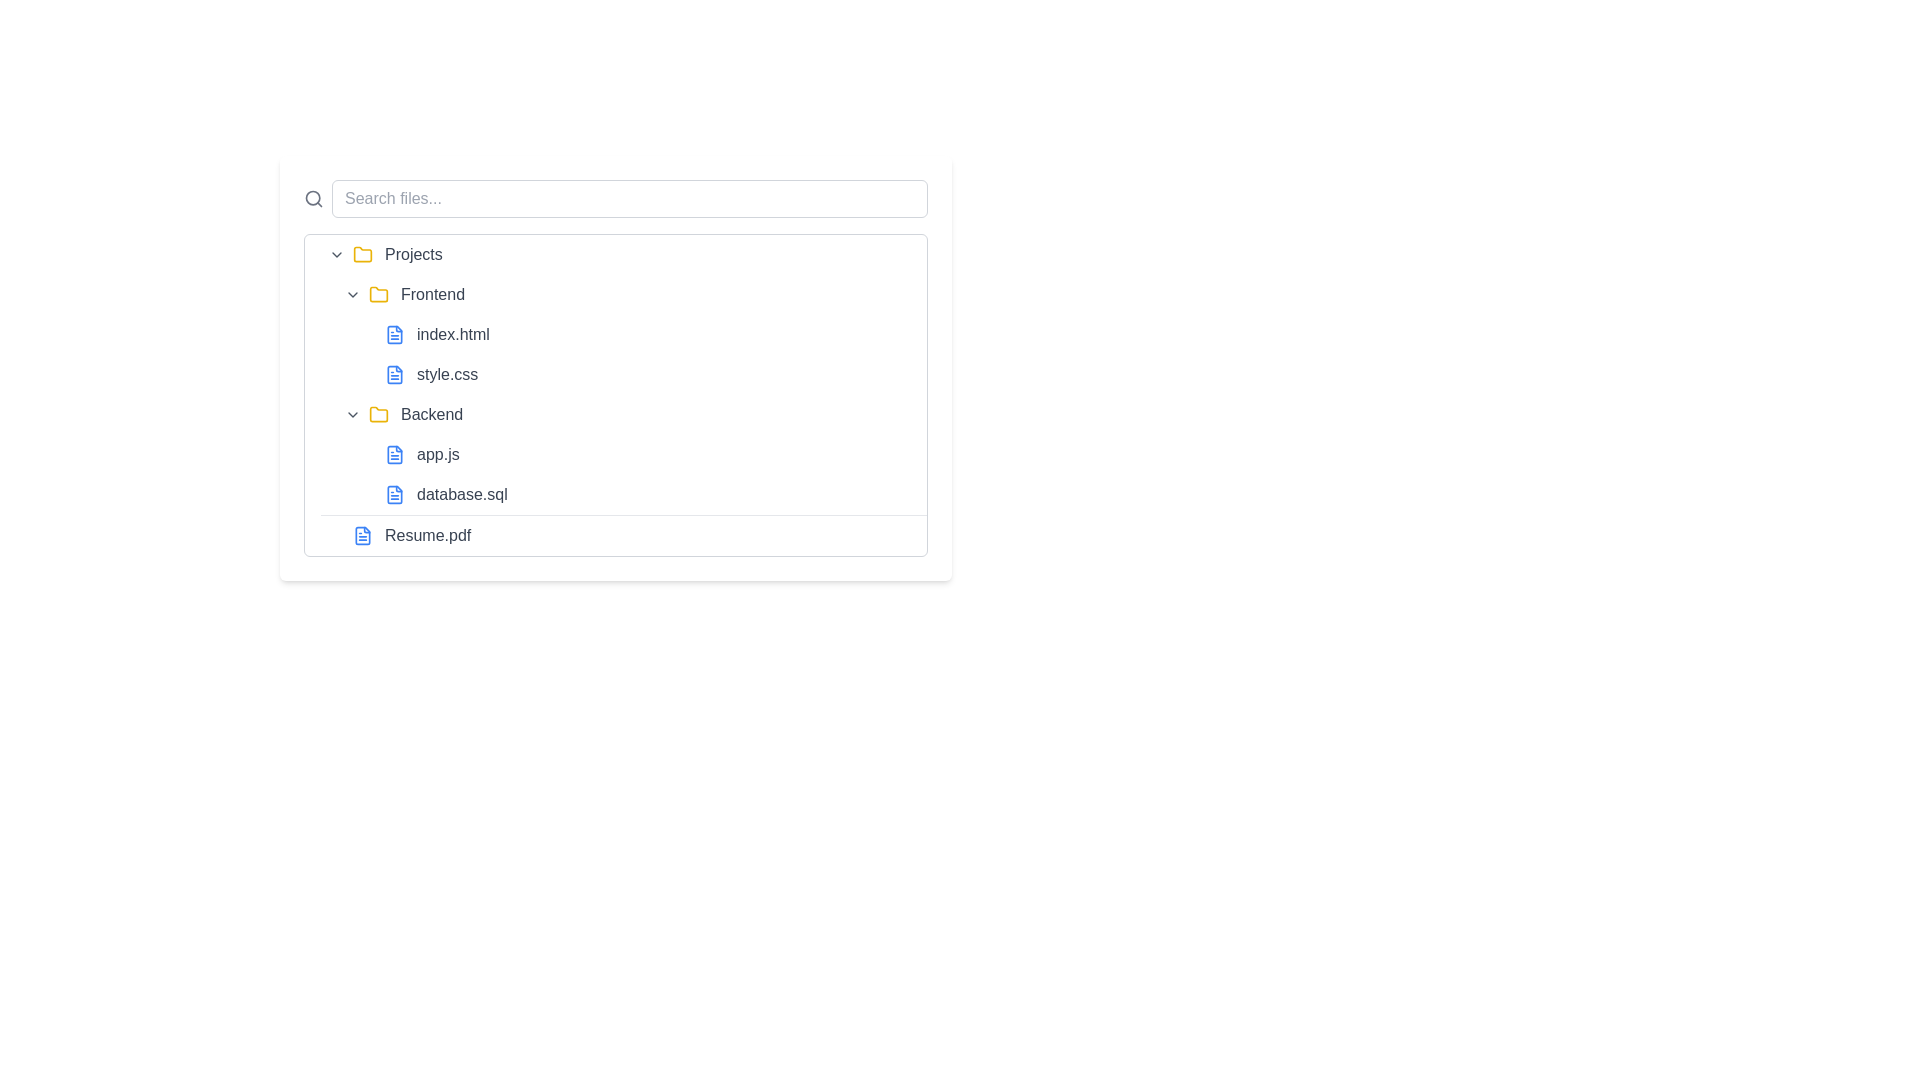  I want to click on to select the file named 'Resume.pdf' in the file tree, which is represented as a standalone item after 'database.sql', so click(623, 534).